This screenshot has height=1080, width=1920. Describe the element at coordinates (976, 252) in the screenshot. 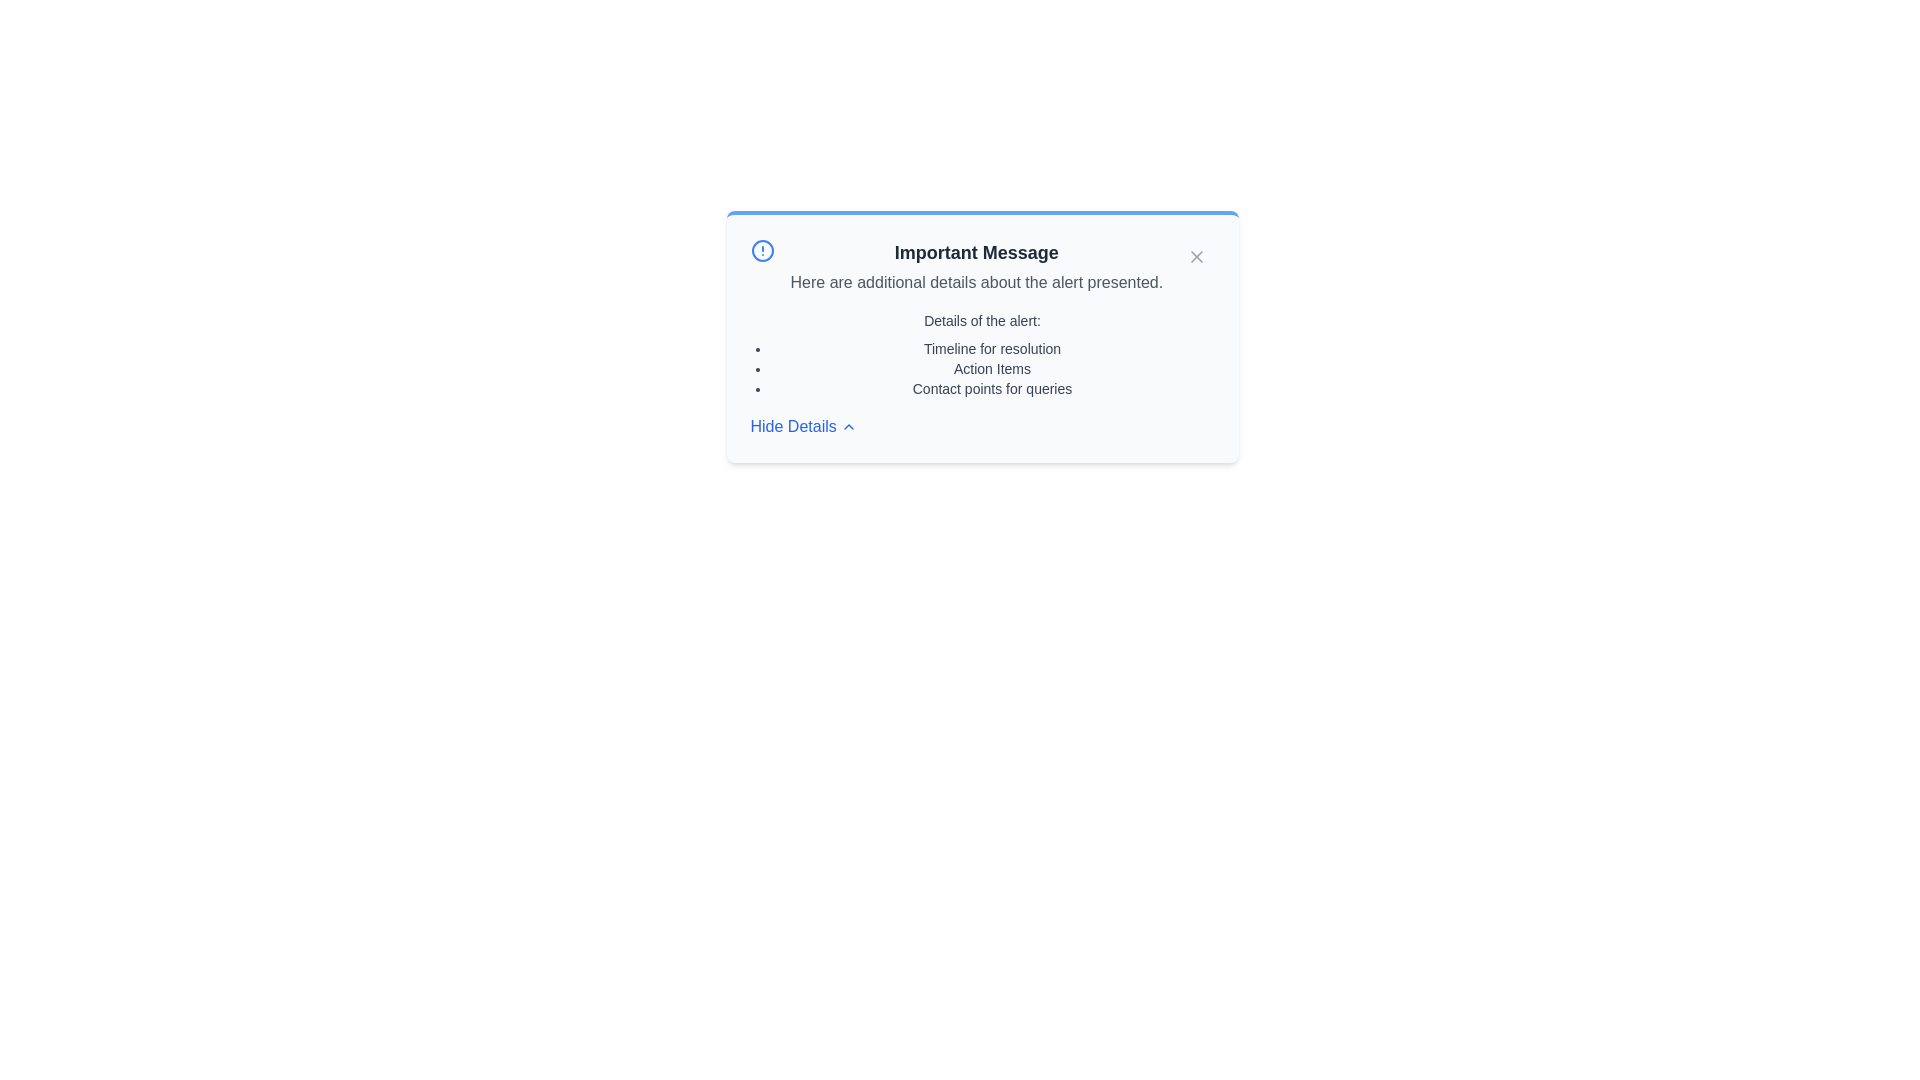

I see `the text label that serves as a heading for the alert message, located at the top of the dialog box` at that location.